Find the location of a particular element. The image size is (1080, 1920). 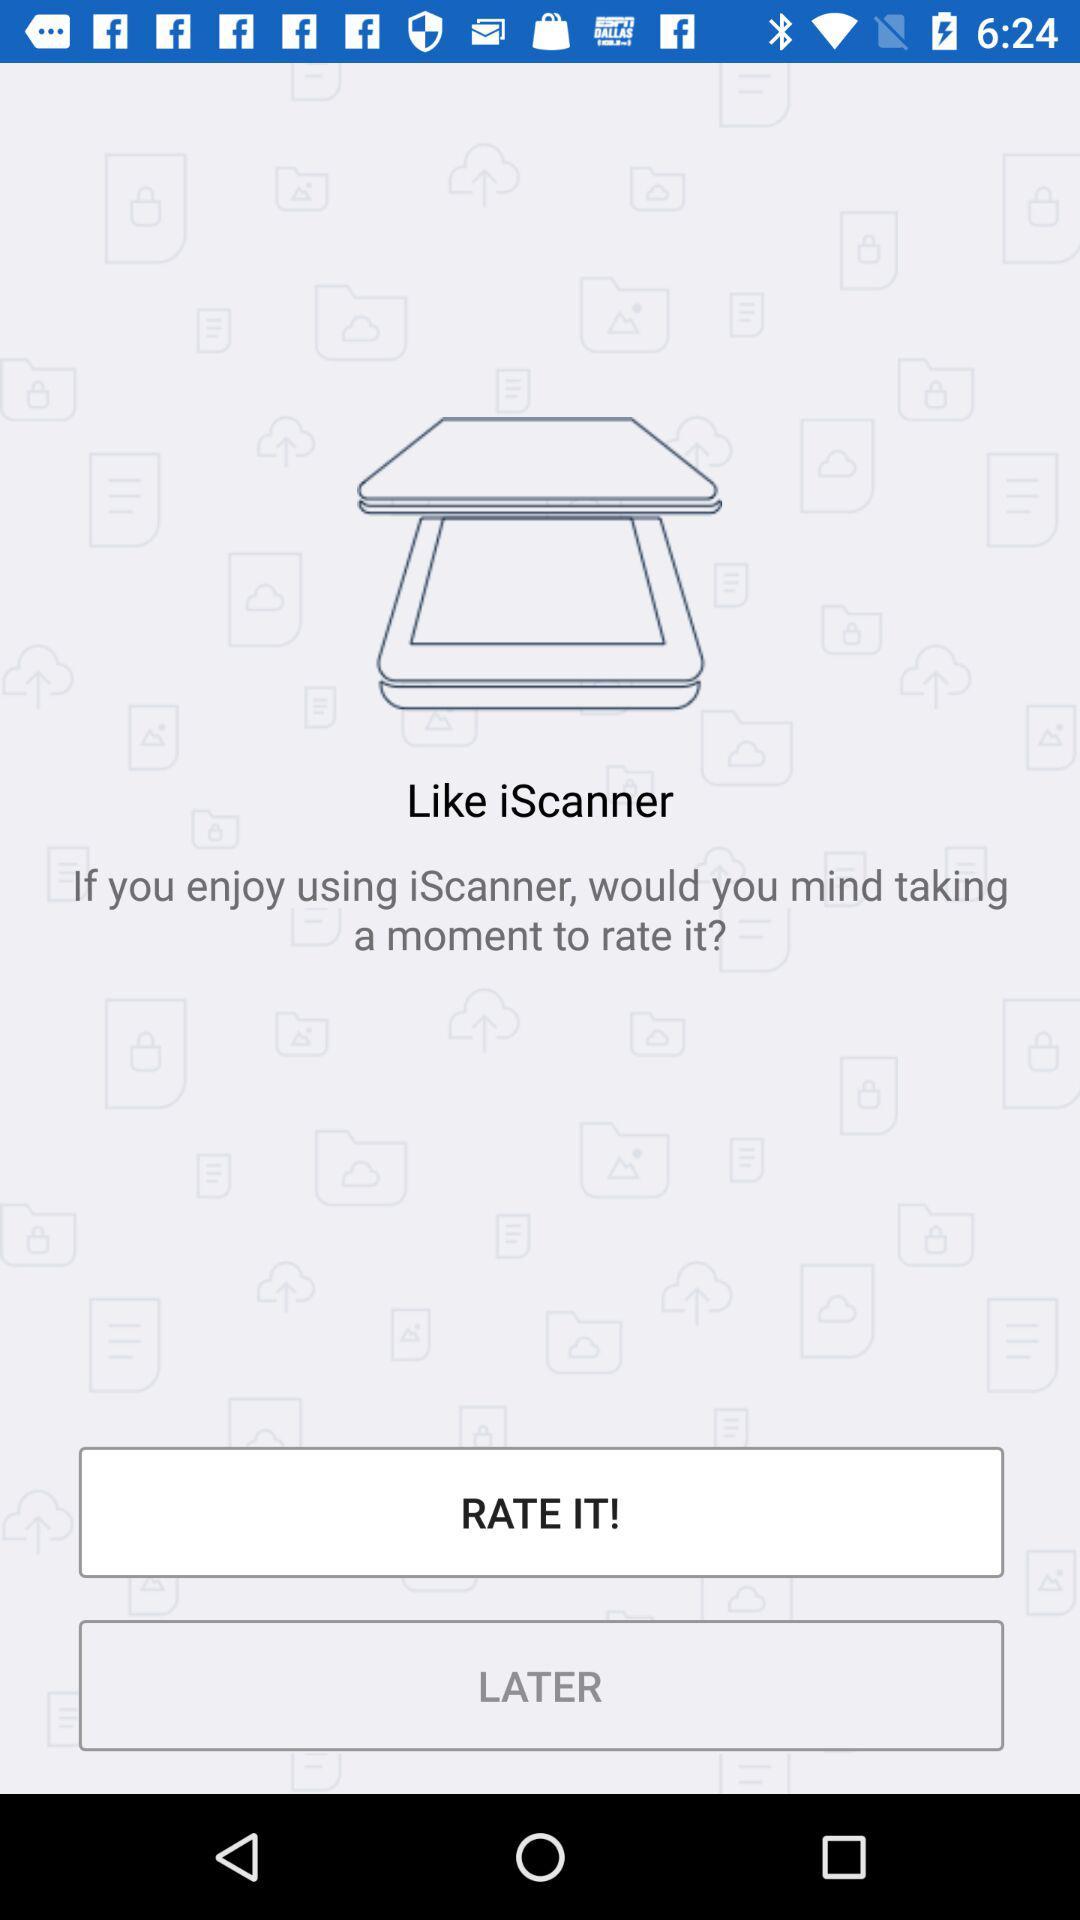

later is located at coordinates (540, 1684).